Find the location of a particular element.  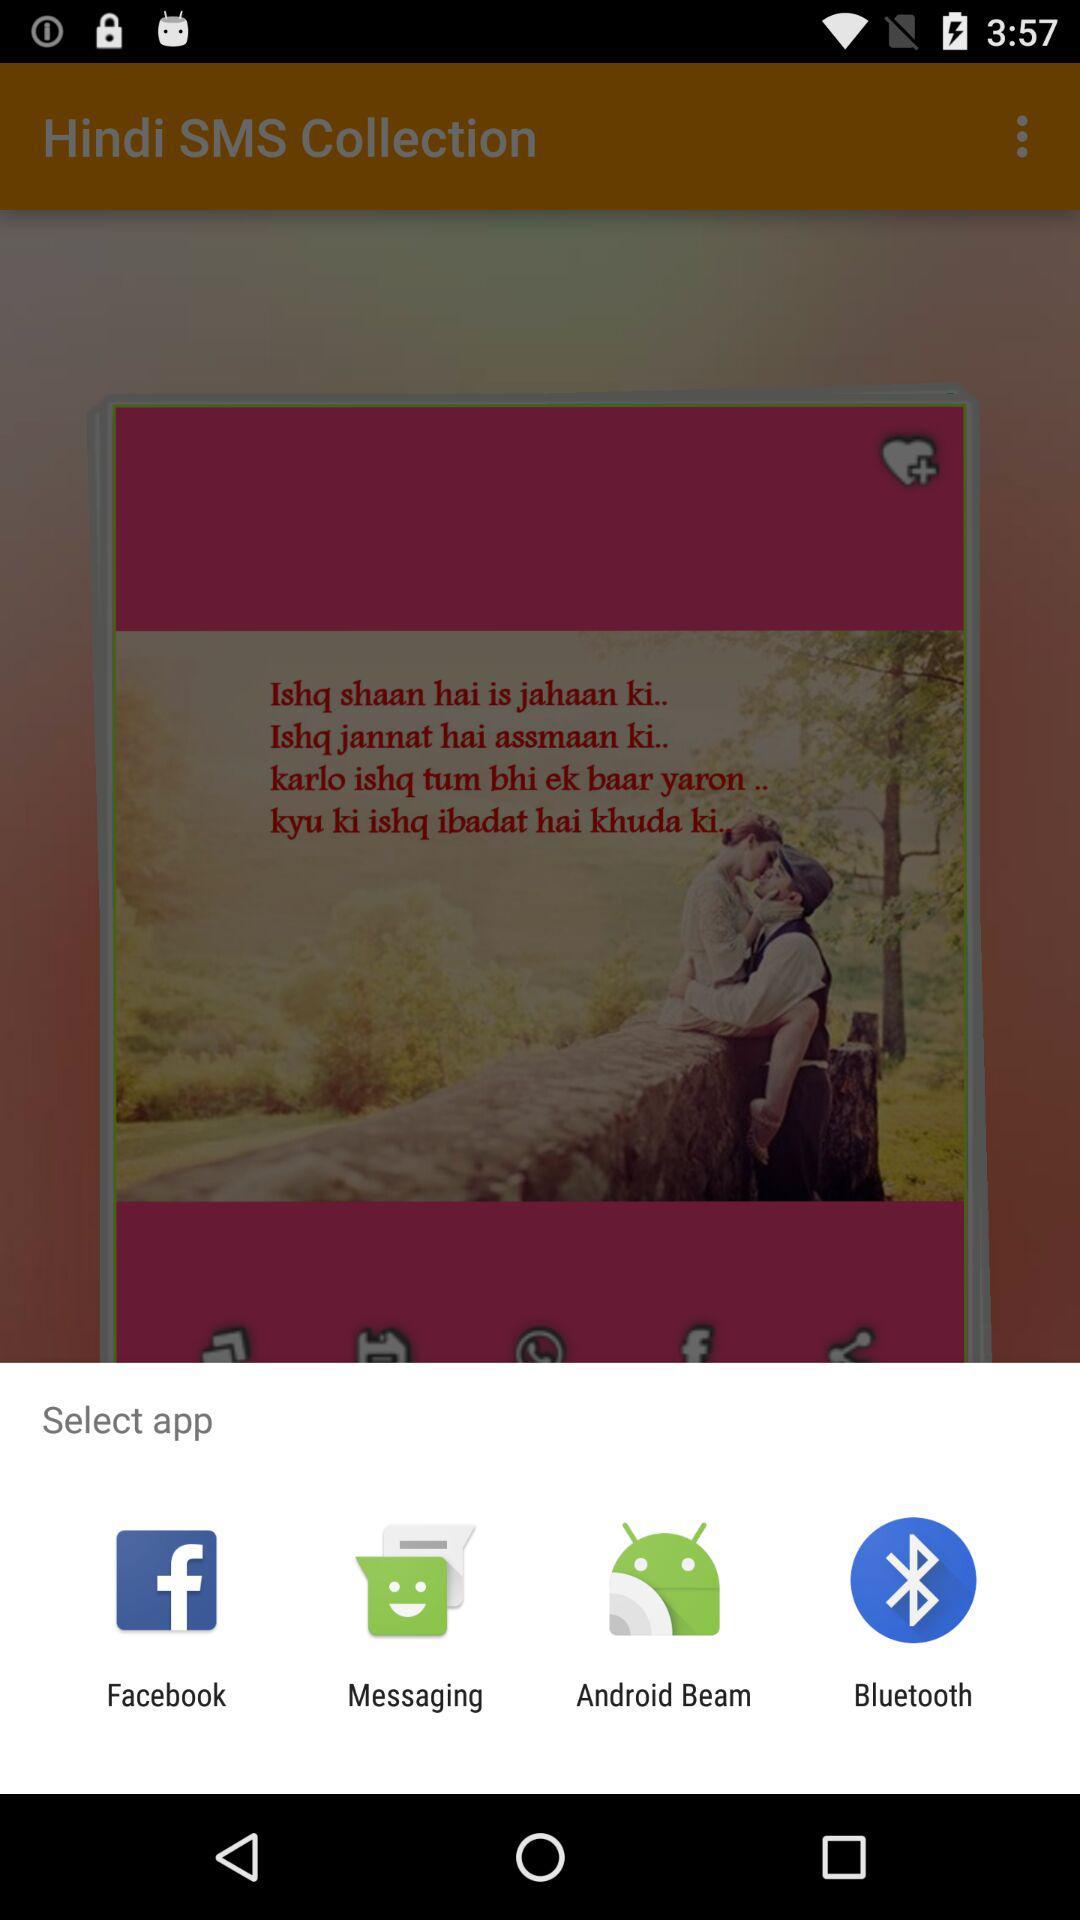

messaging is located at coordinates (414, 1711).